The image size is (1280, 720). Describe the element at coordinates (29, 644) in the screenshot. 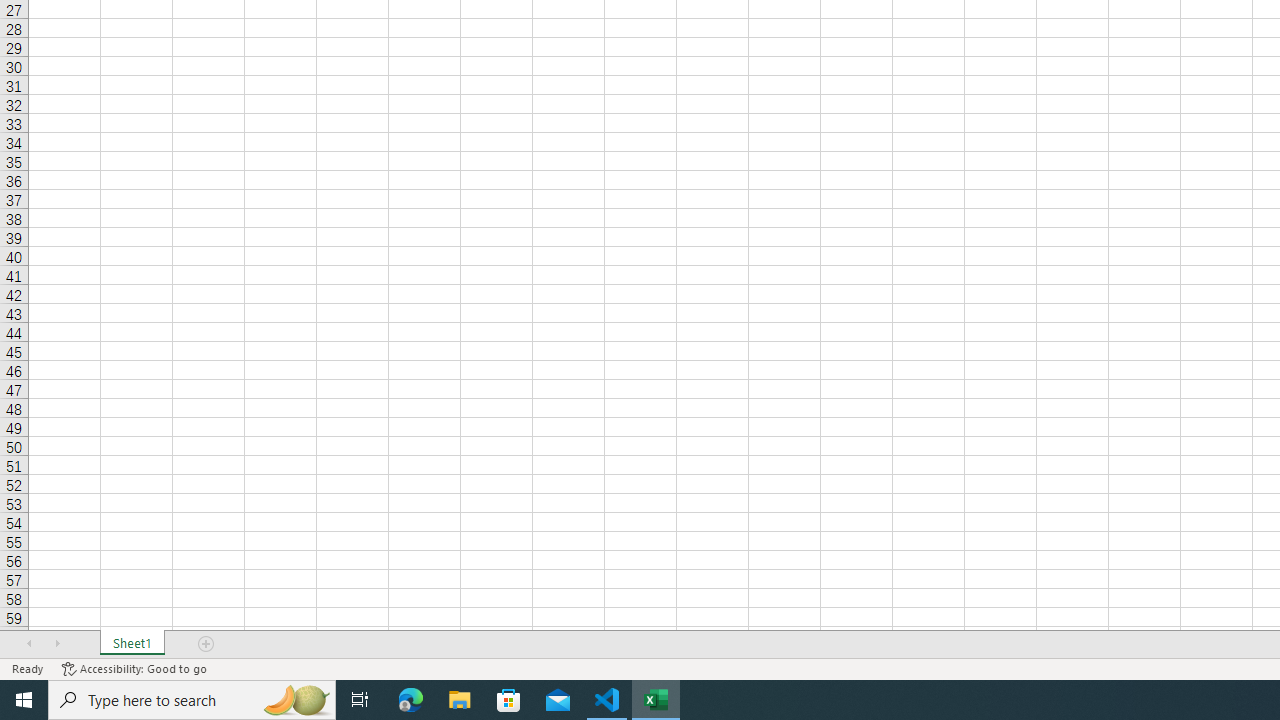

I see `'Scroll Left'` at that location.